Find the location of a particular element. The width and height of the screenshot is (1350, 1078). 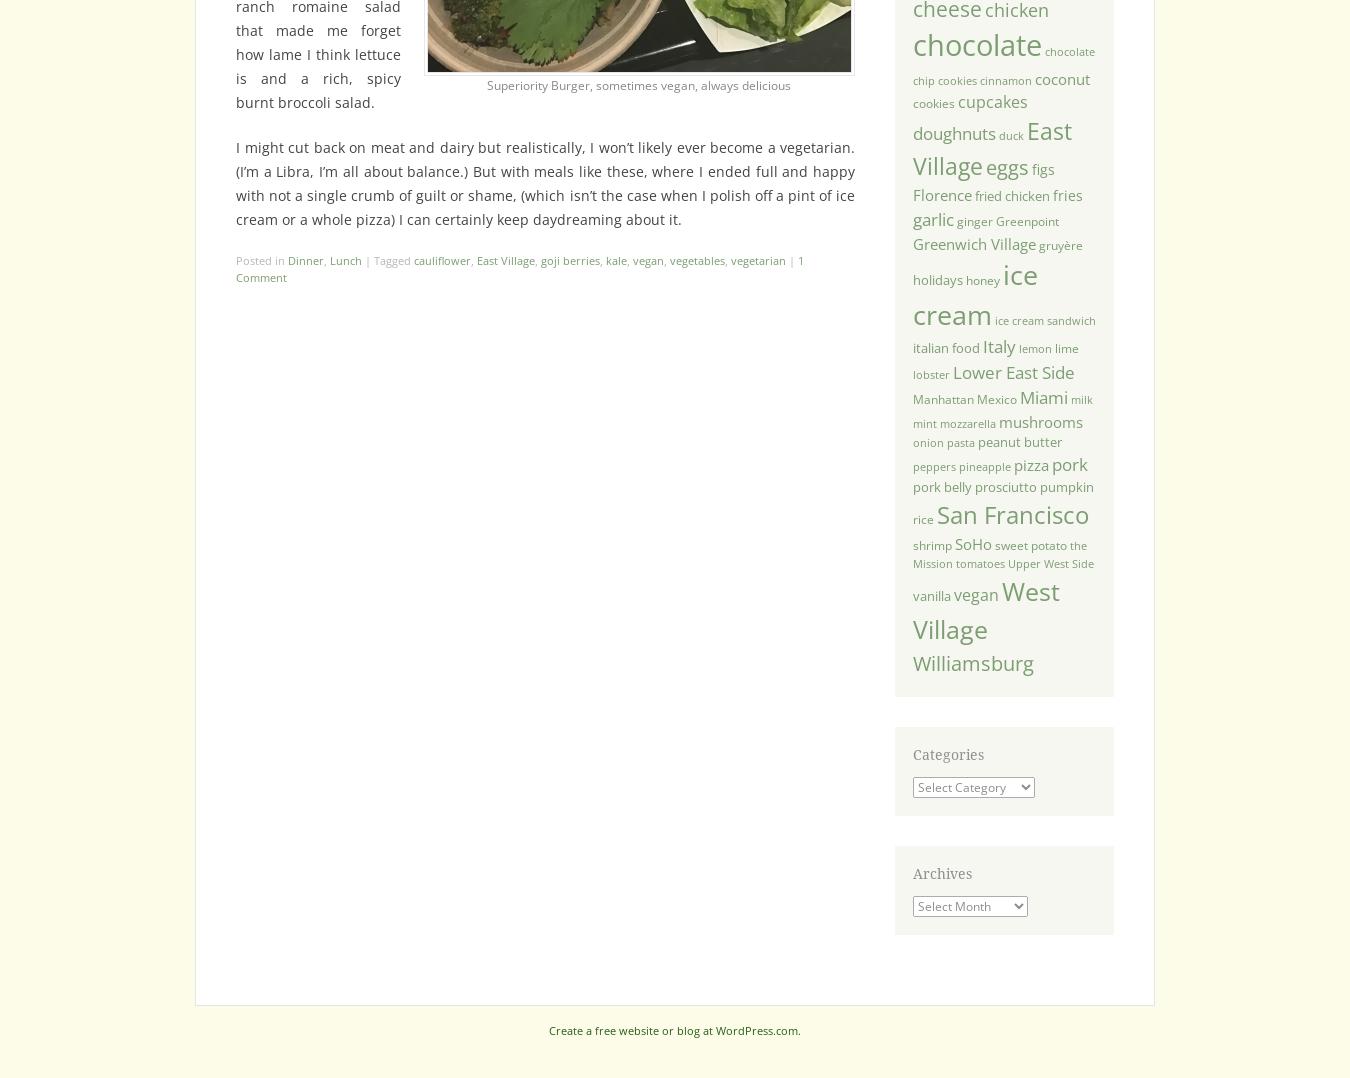

'Archives' is located at coordinates (940, 873).